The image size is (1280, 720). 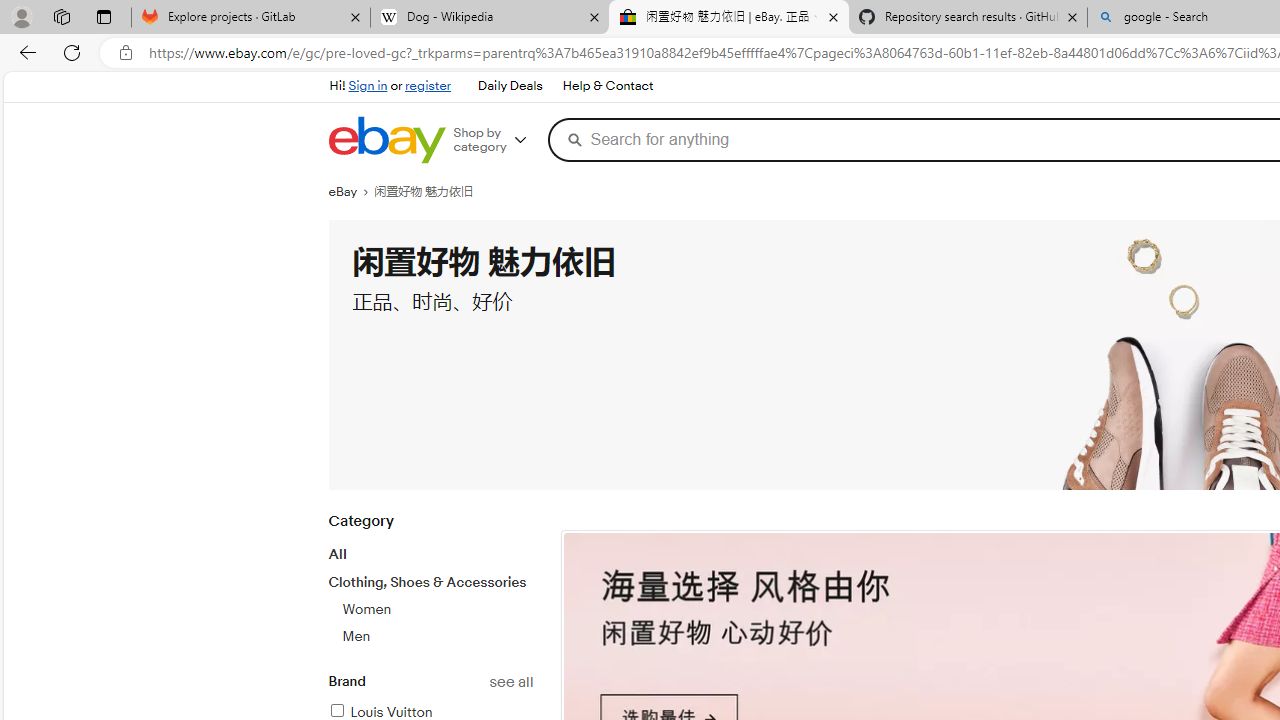 What do you see at coordinates (427, 85) in the screenshot?
I see `'register'` at bounding box center [427, 85].